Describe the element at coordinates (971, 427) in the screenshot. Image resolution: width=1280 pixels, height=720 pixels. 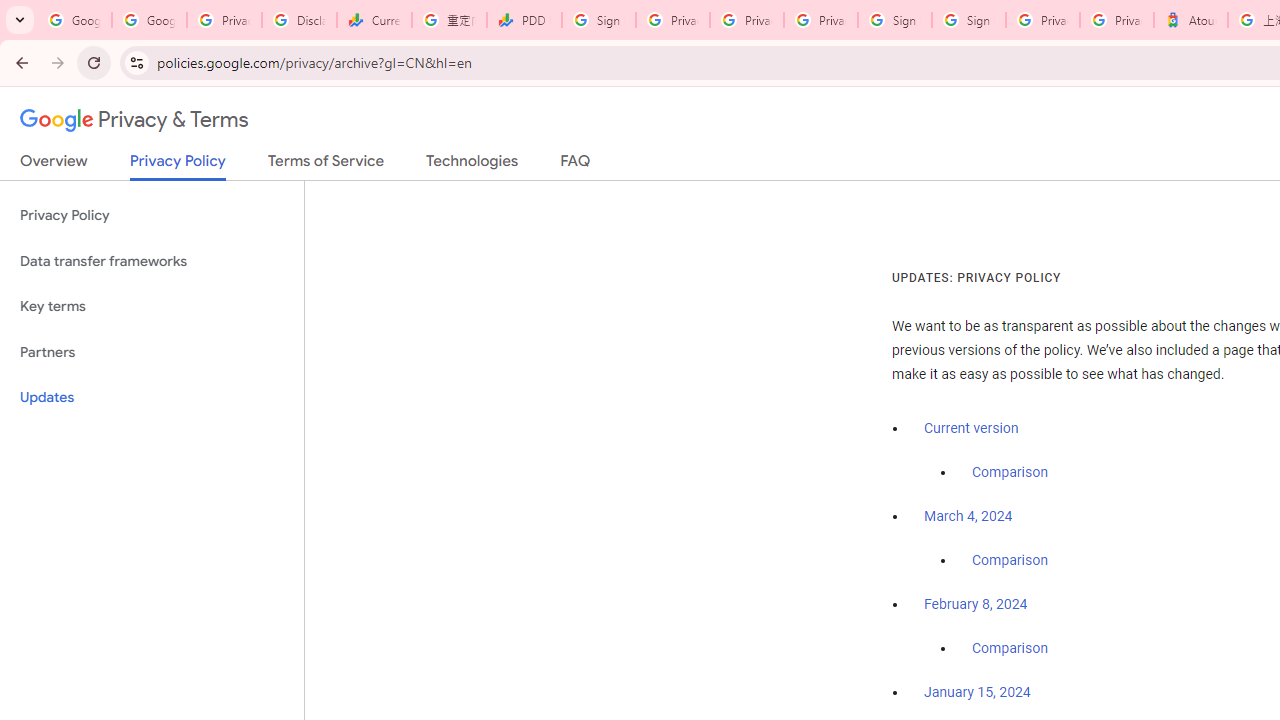
I see `'Current version'` at that location.